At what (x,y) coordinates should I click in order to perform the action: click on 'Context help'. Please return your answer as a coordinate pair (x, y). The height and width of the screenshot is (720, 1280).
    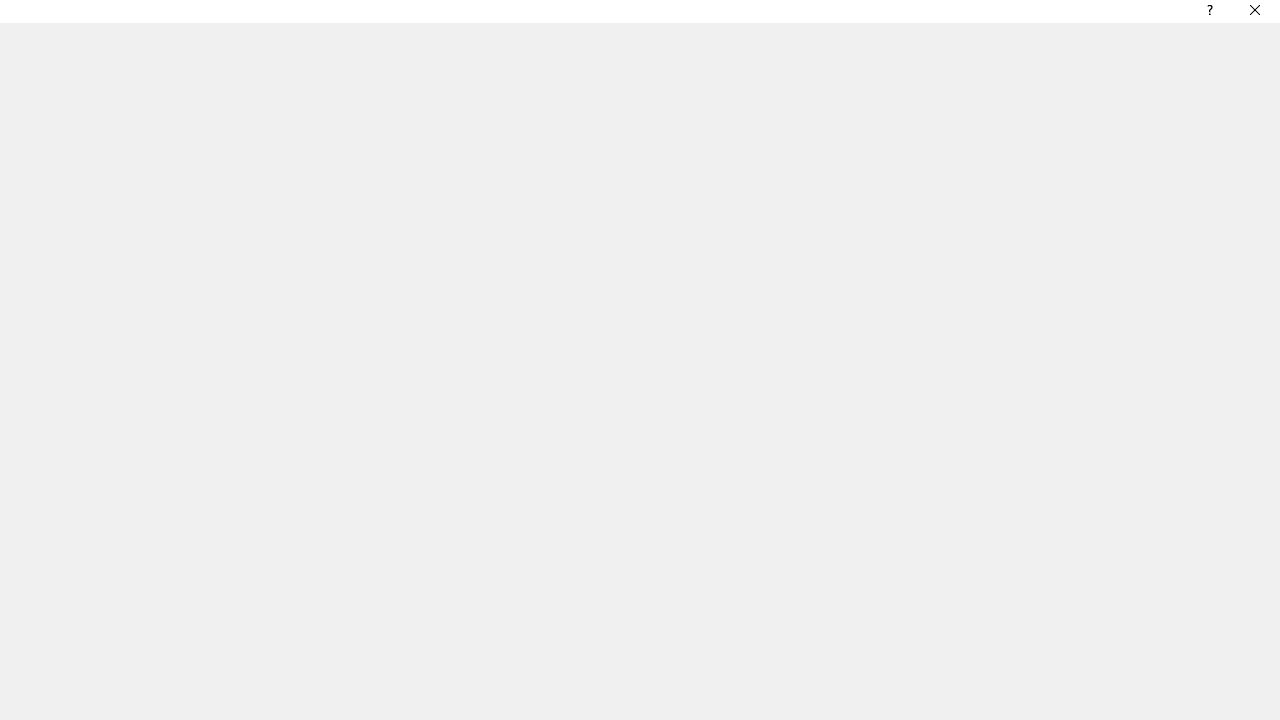
    Looking at the image, I should click on (1207, 15).